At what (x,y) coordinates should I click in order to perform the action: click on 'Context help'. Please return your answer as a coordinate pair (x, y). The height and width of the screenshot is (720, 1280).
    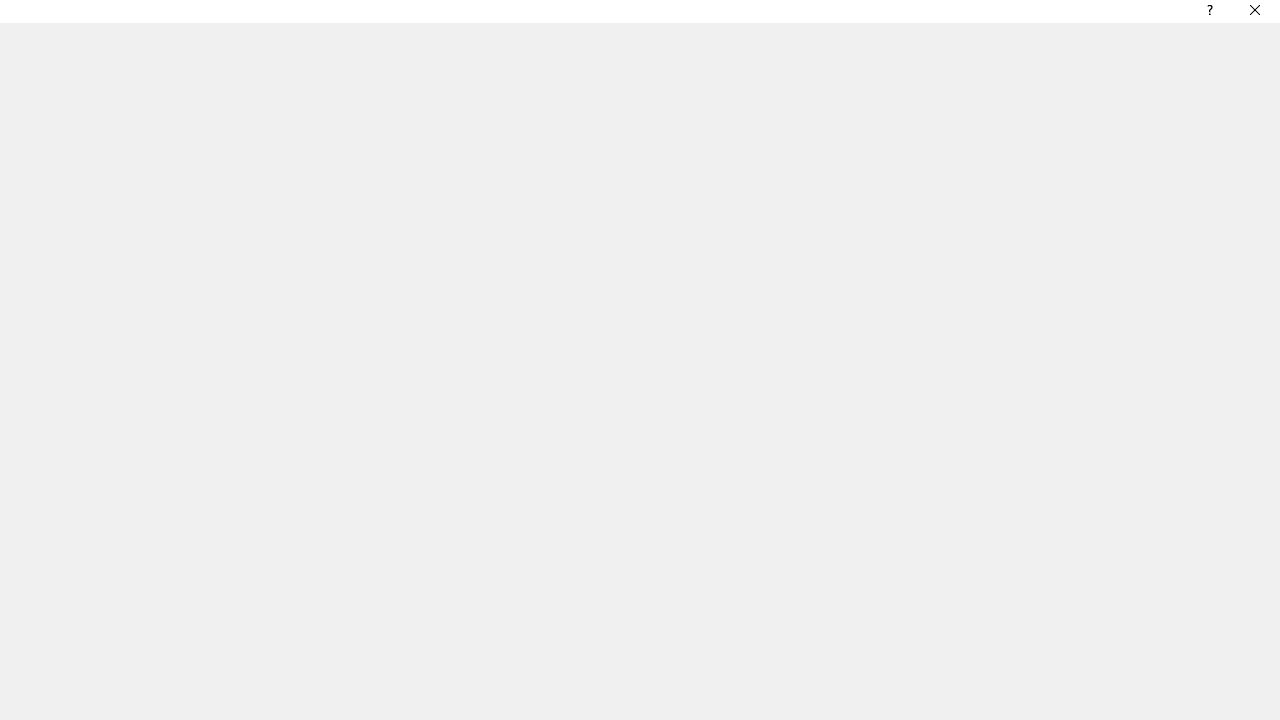
    Looking at the image, I should click on (1207, 15).